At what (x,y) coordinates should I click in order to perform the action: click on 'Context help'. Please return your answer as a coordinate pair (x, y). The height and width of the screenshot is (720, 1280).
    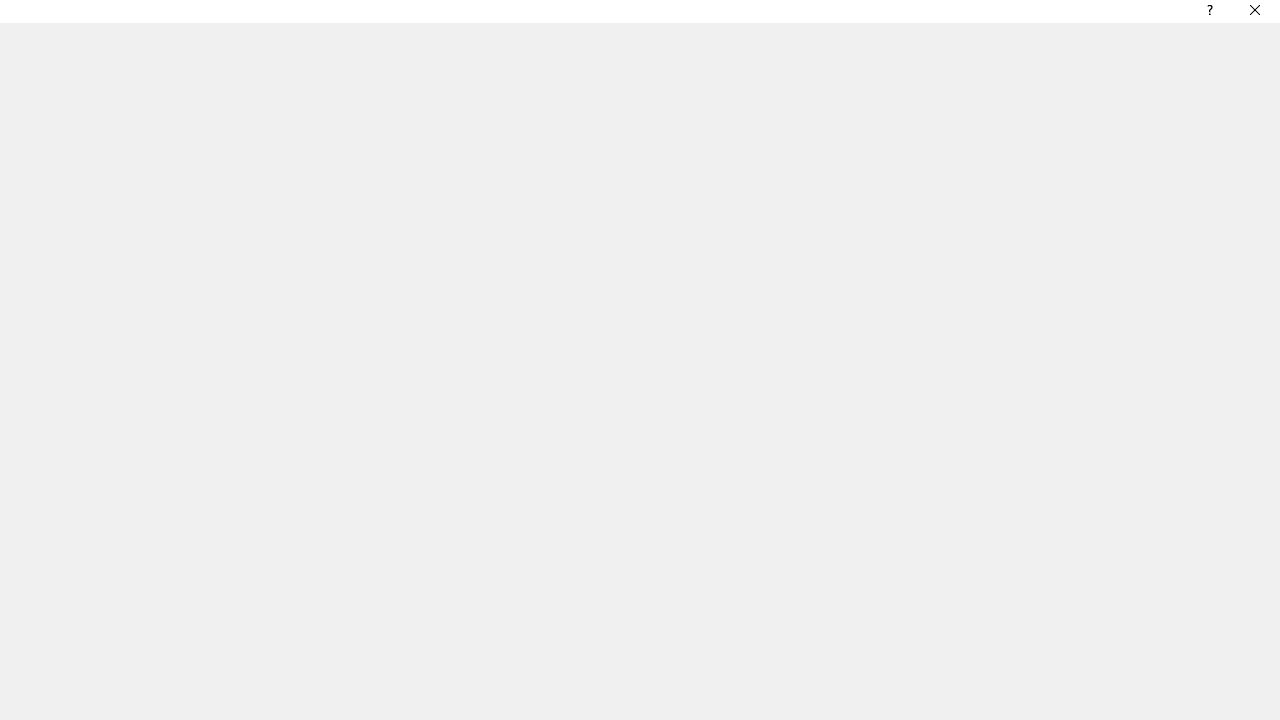
    Looking at the image, I should click on (1207, 15).